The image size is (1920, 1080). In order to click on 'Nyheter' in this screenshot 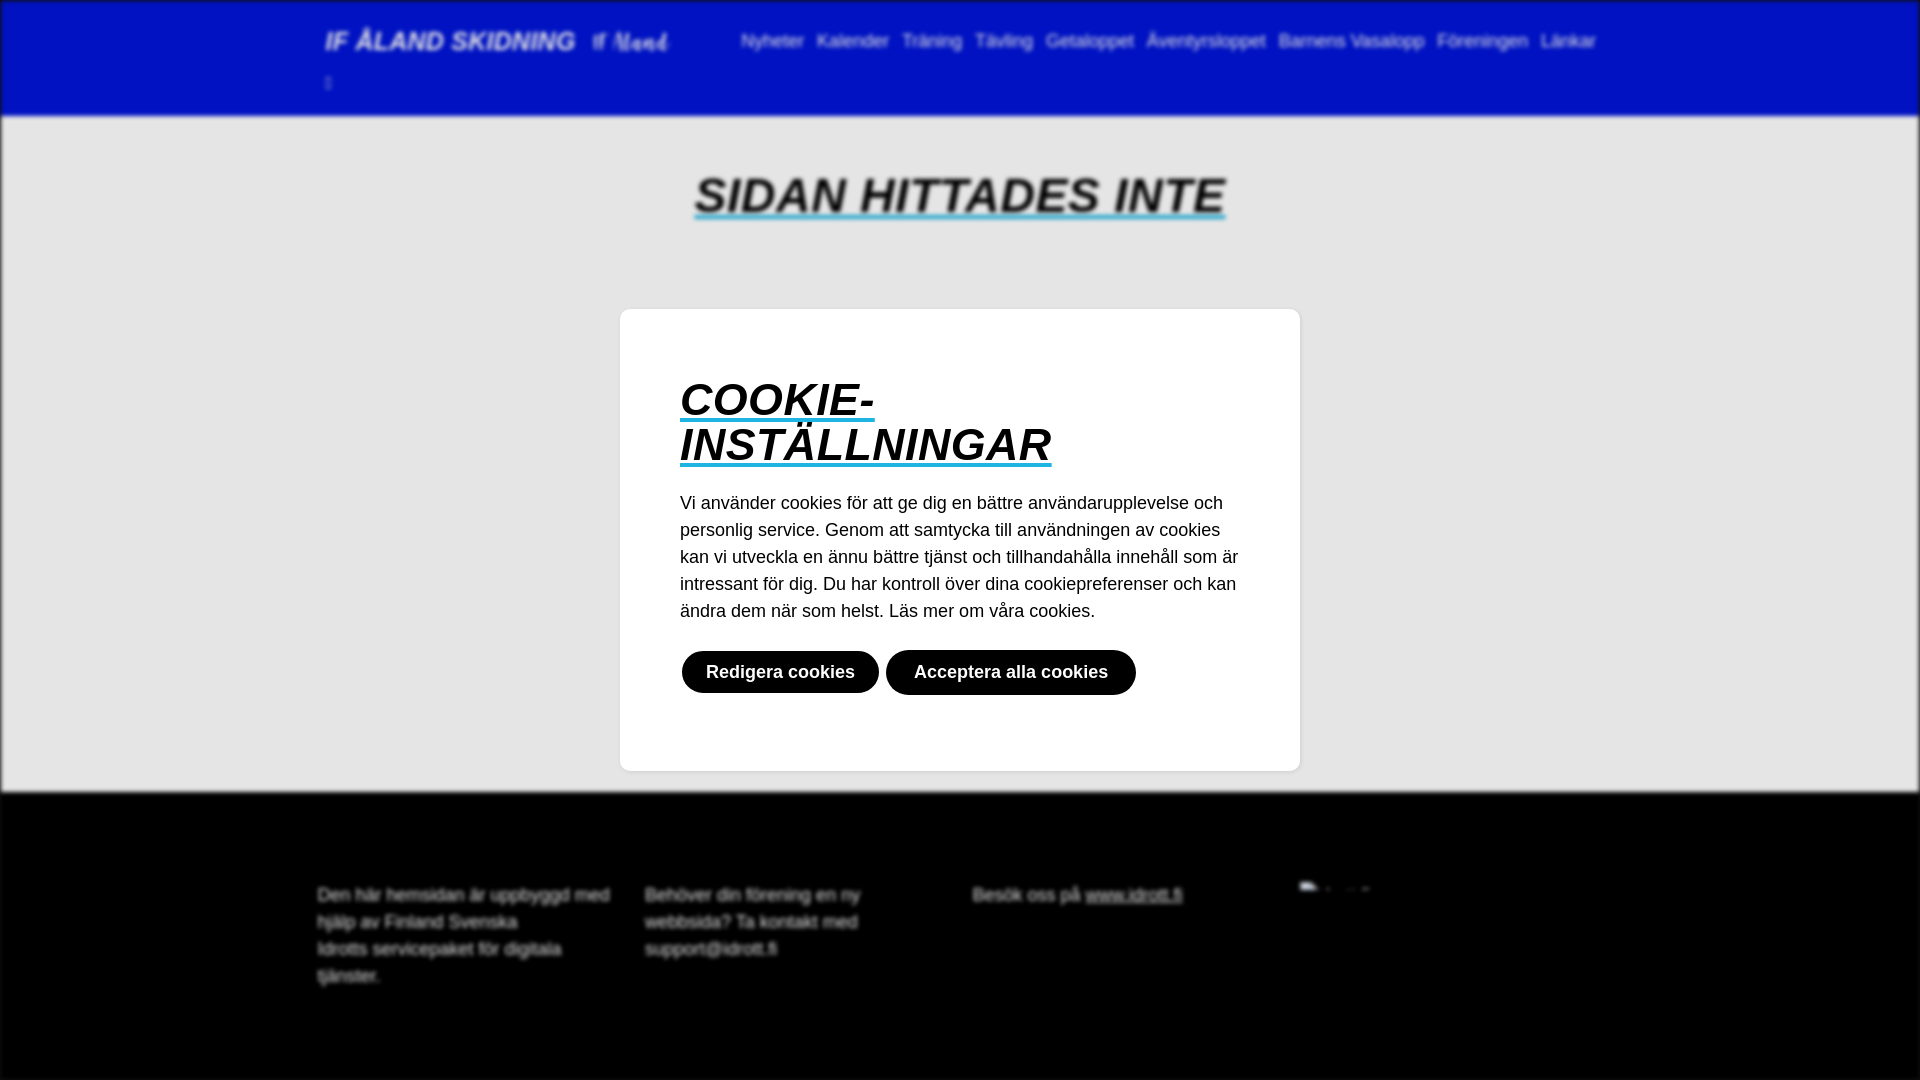, I will do `click(771, 41)`.